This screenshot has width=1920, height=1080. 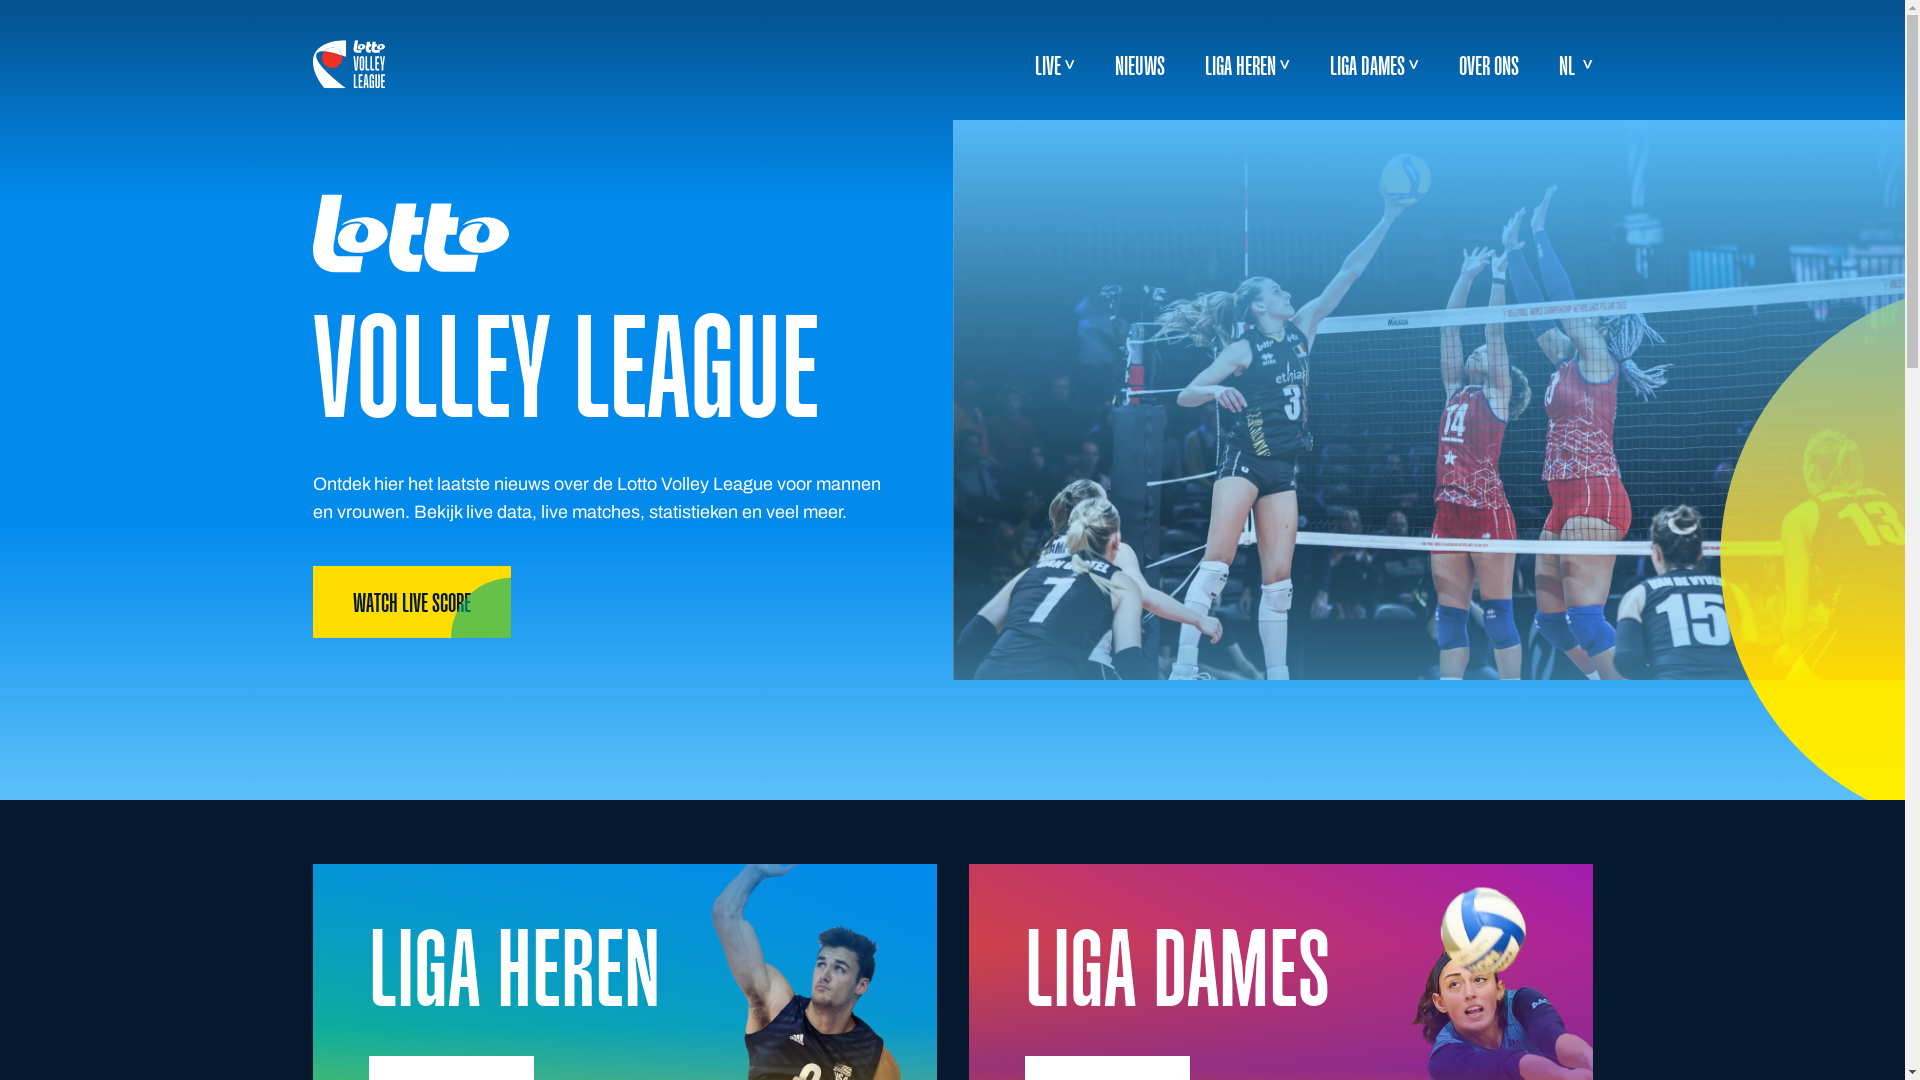 I want to click on 'NIEUWS', so click(x=1138, y=63).